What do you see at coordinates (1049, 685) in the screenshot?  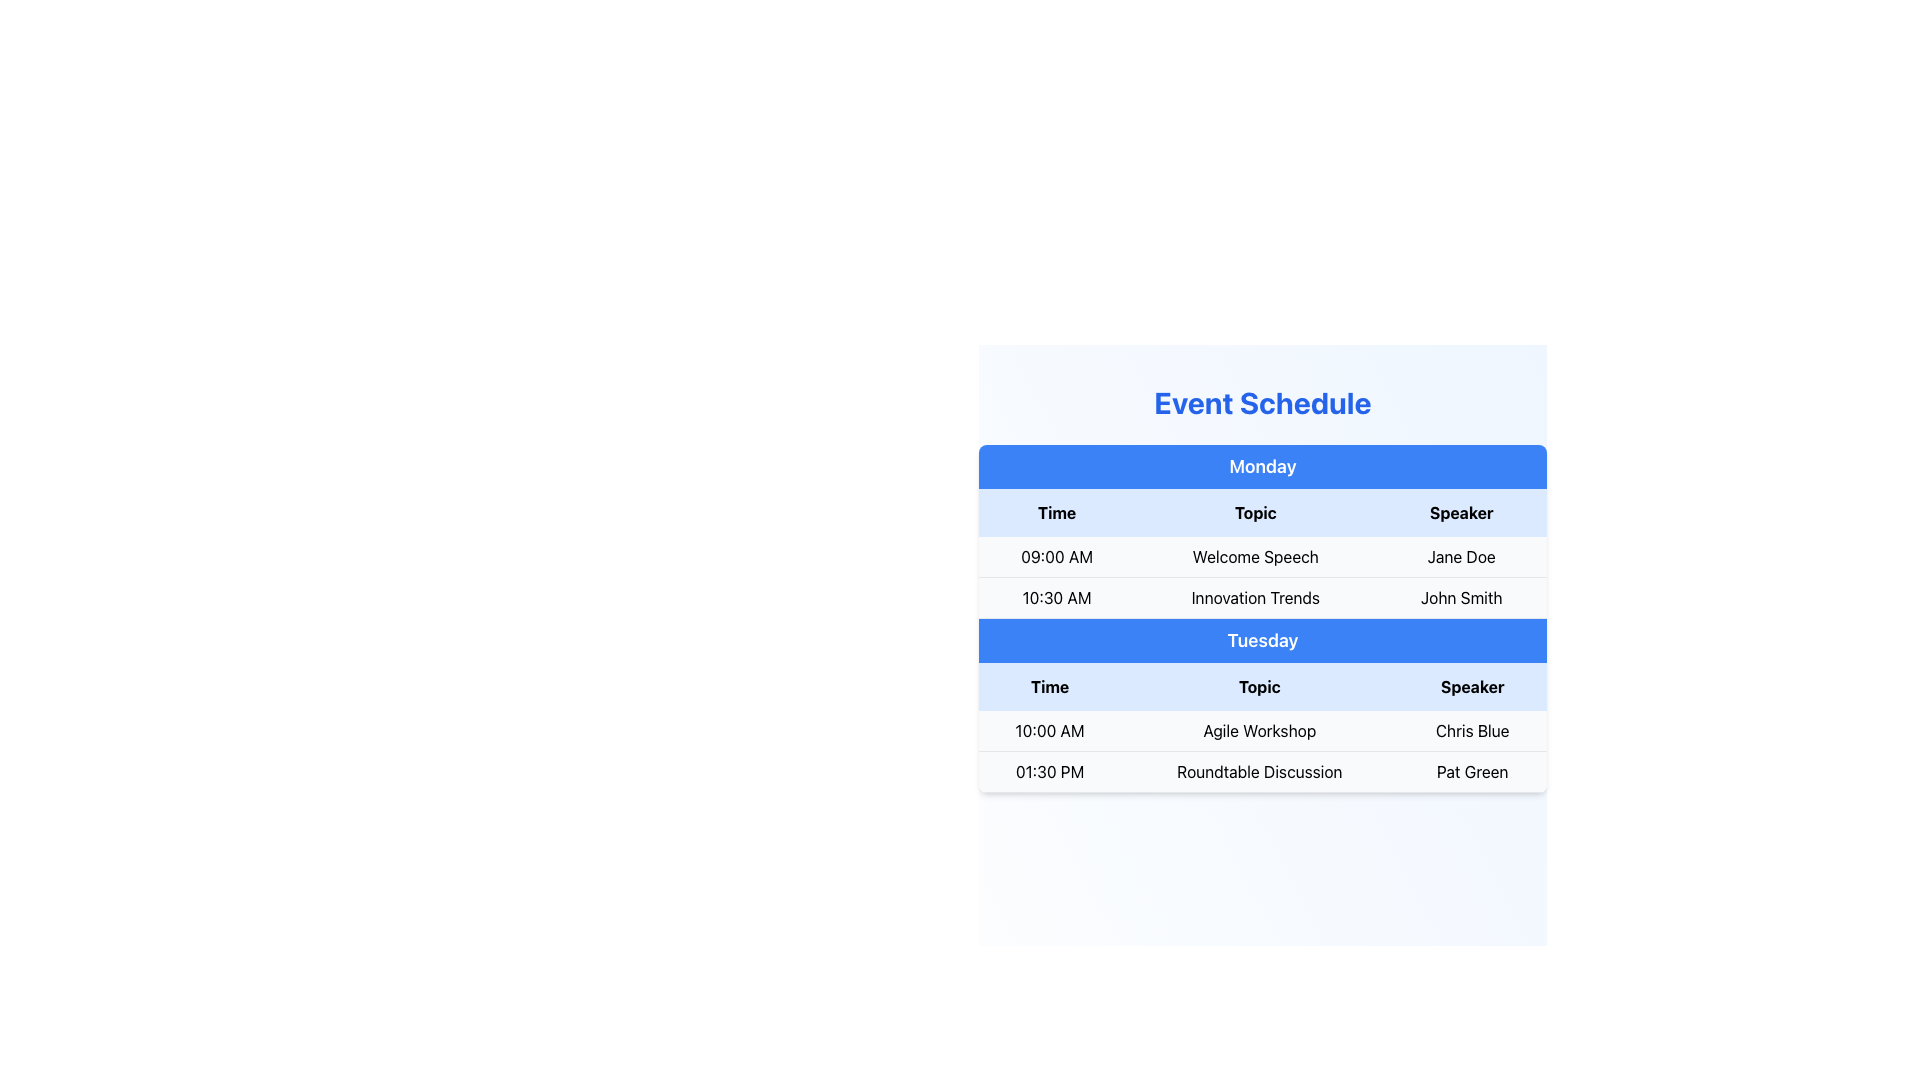 I see `the 'Time' text header element, which is bold and black on a blue background, located in the second header row under 'Tuesday' in the scheduling interface` at bounding box center [1049, 685].